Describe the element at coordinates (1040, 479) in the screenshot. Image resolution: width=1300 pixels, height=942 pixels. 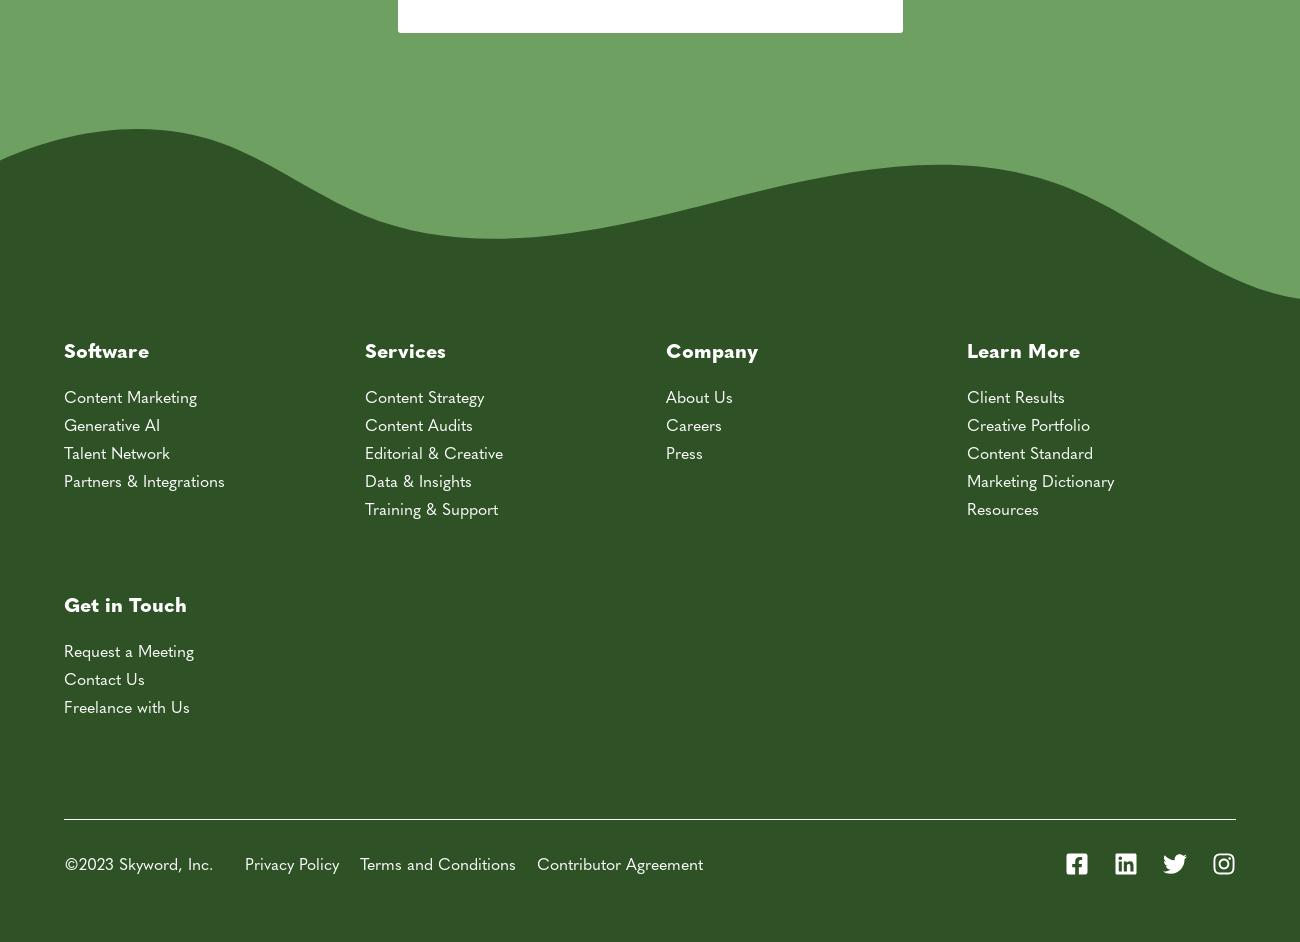
I see `'Marketing Dictionary'` at that location.